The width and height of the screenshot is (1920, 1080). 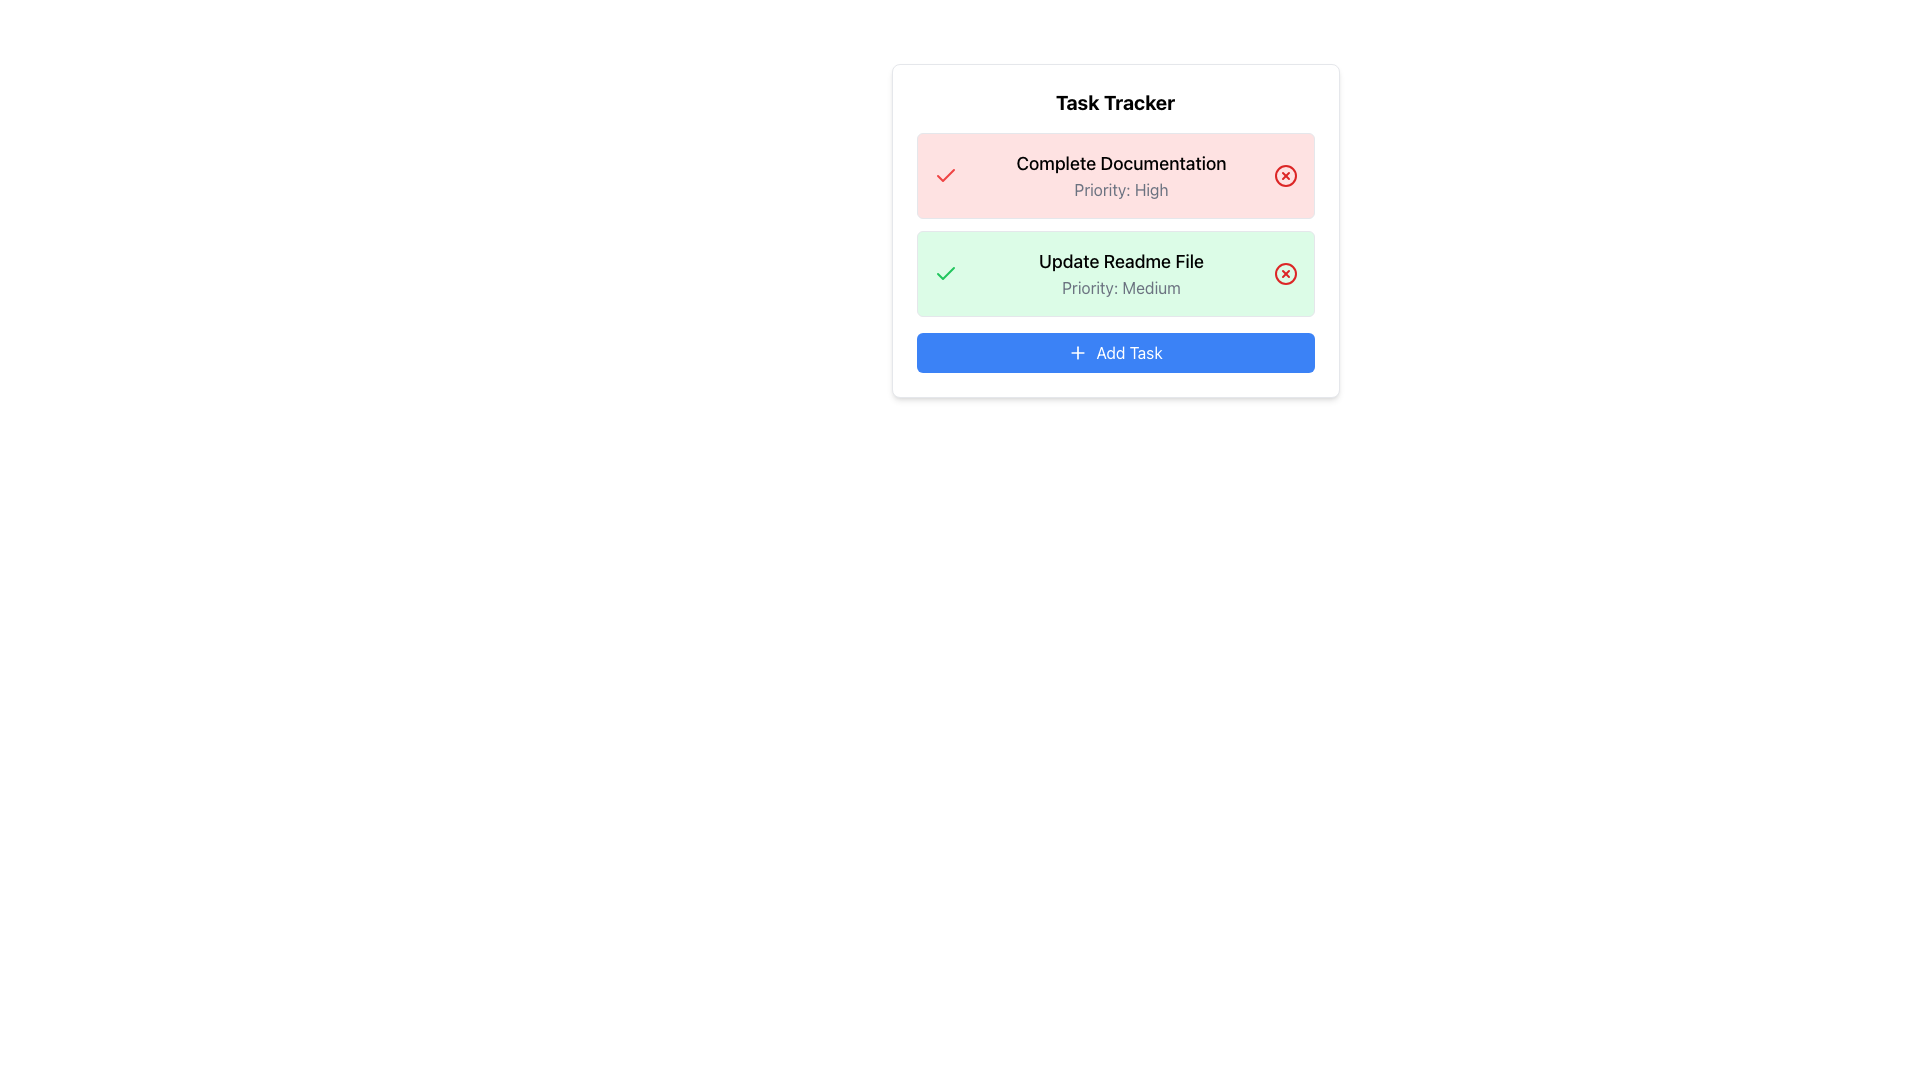 I want to click on the details of the Task box containing the text 'Update Readme File' and 'Priority: Medium', which is the second item in a vertically stacked list, so click(x=1114, y=273).